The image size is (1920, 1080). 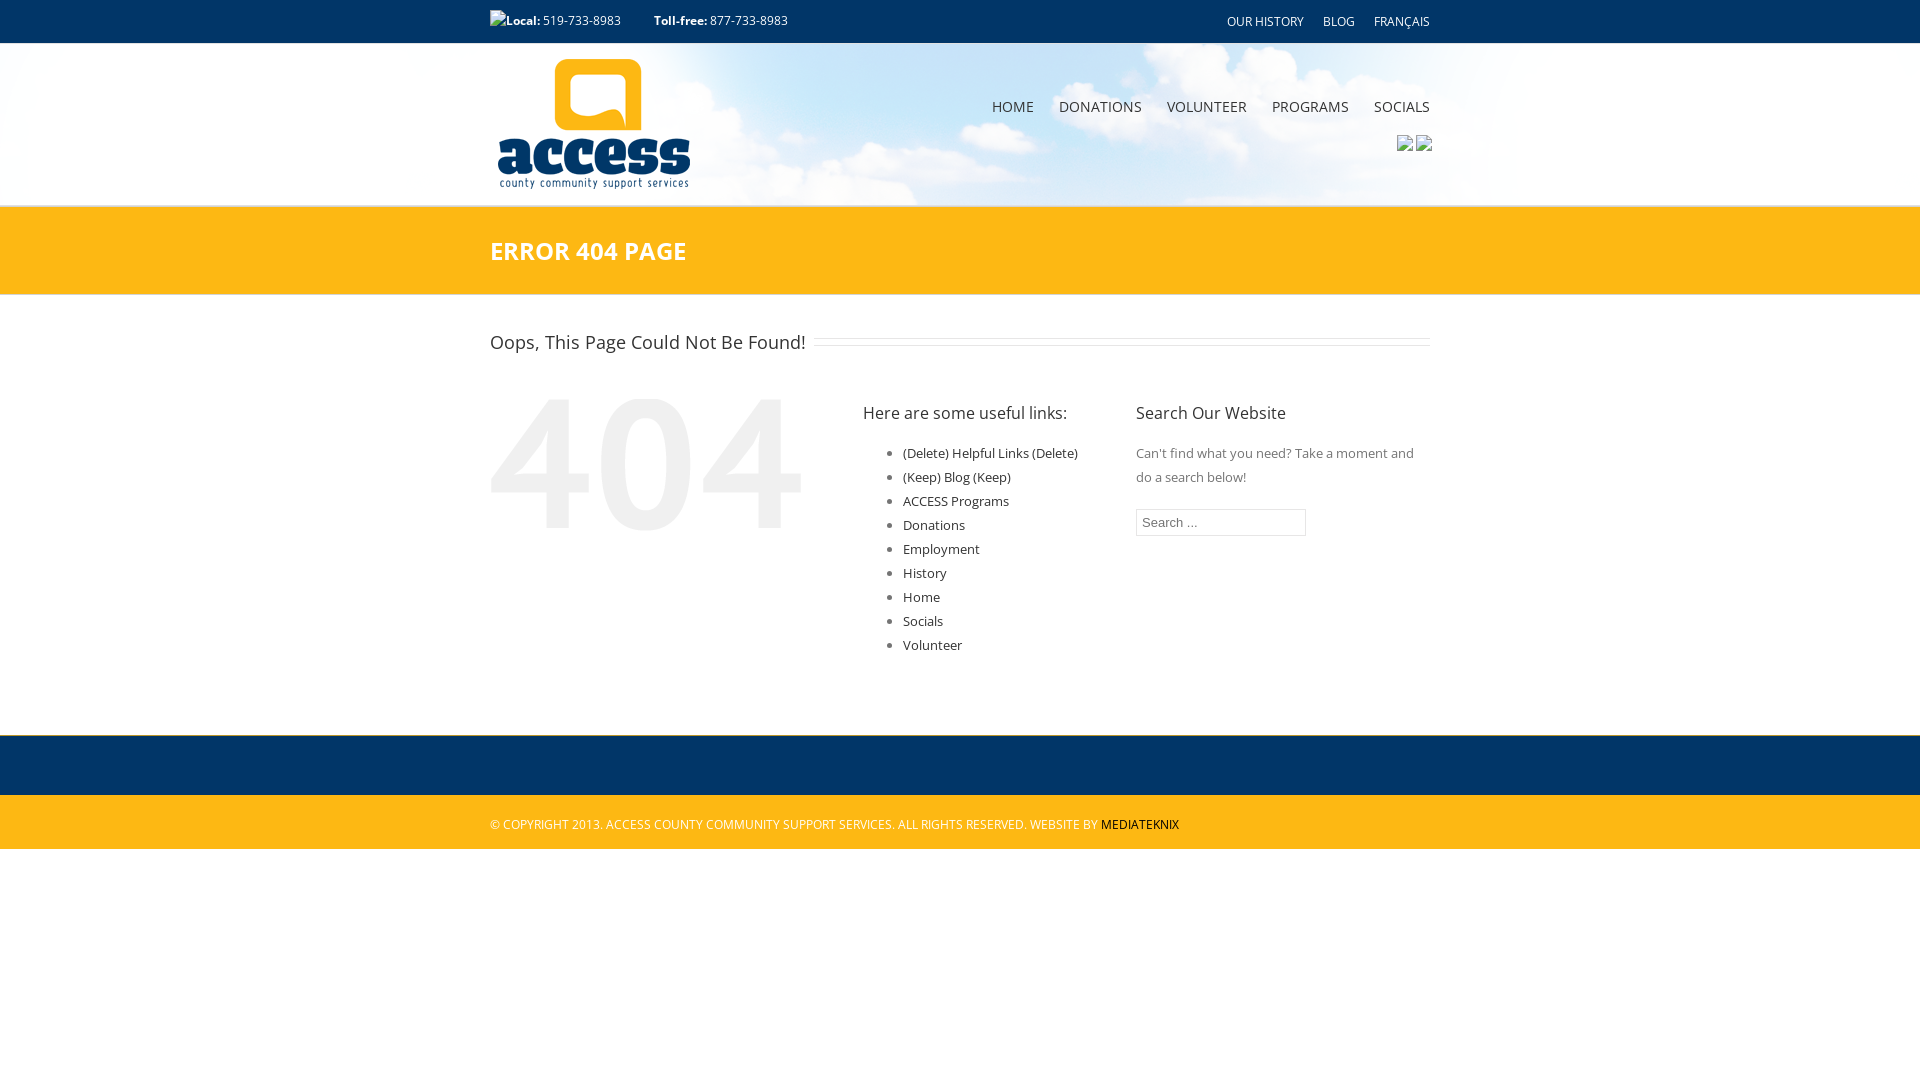 What do you see at coordinates (1205, 105) in the screenshot?
I see `'VOLUNTEER'` at bounding box center [1205, 105].